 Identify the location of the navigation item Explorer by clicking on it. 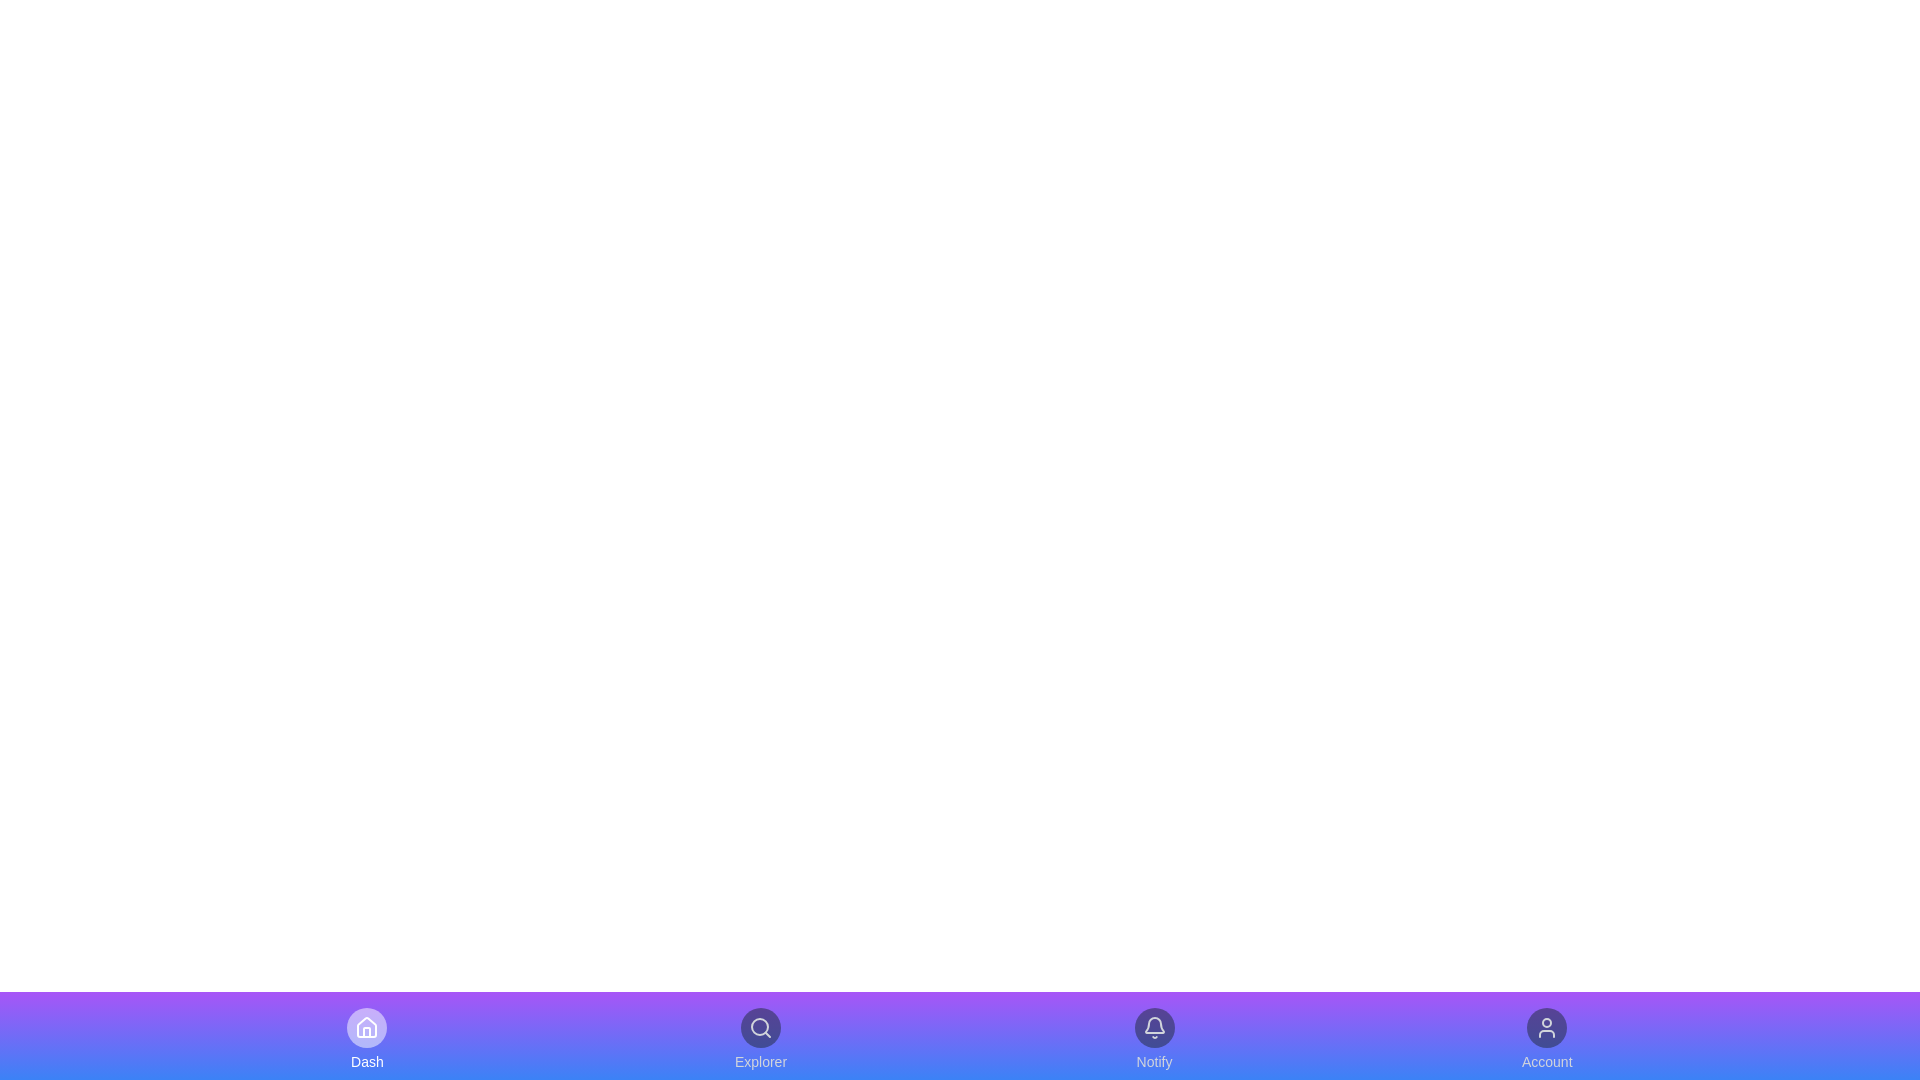
(759, 1039).